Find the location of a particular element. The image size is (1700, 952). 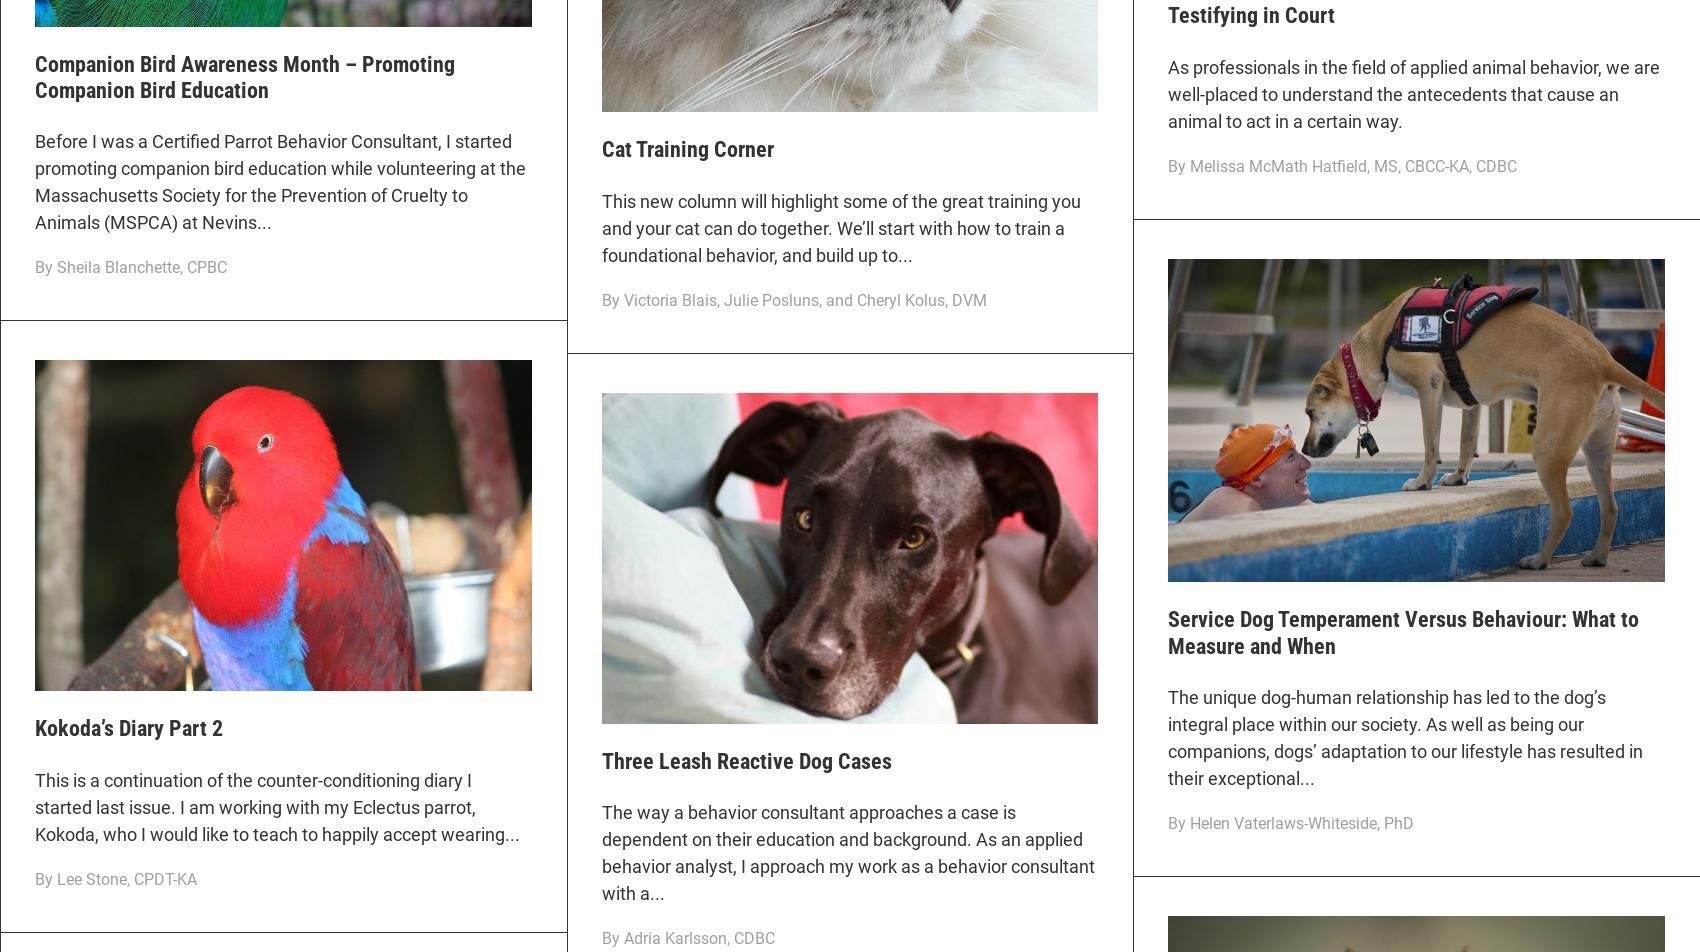

'As professionals in the field of applied animal behavior, we are well-placed to understand the antecedents that cause an animal to act in a certain way.' is located at coordinates (1168, 93).